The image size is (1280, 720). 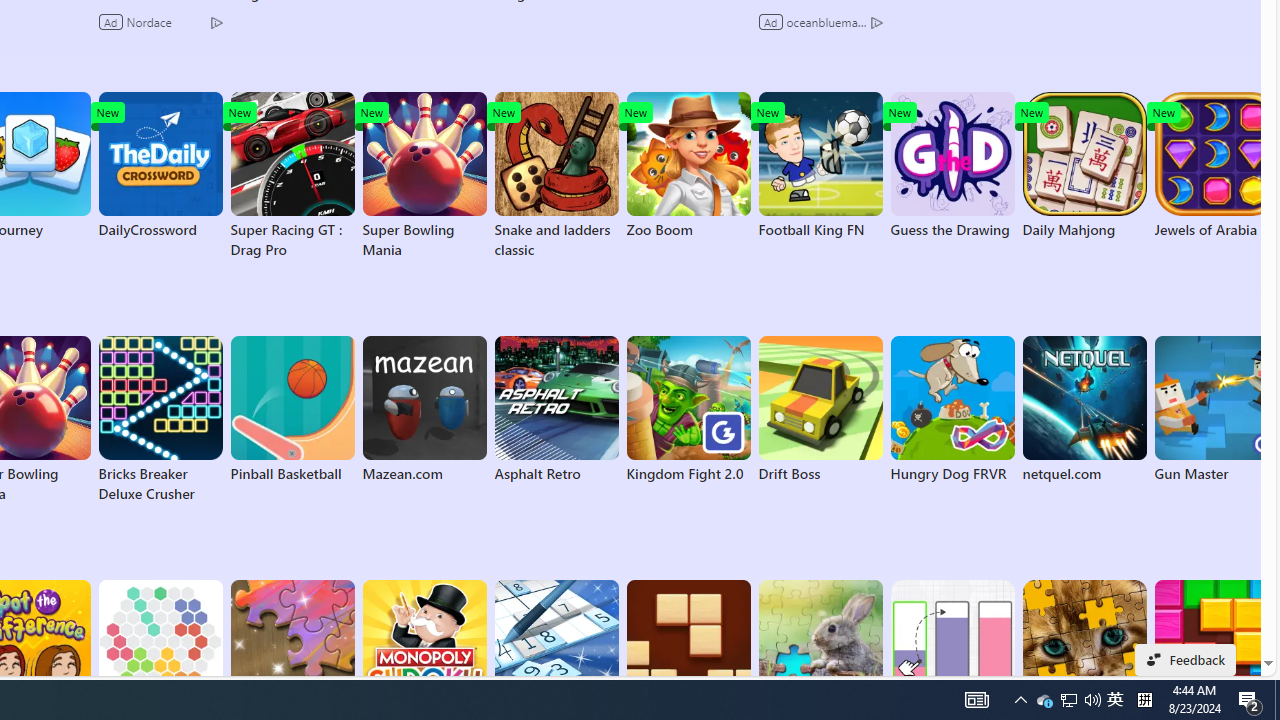 I want to click on 'Zoo Boom', so click(x=688, y=164).